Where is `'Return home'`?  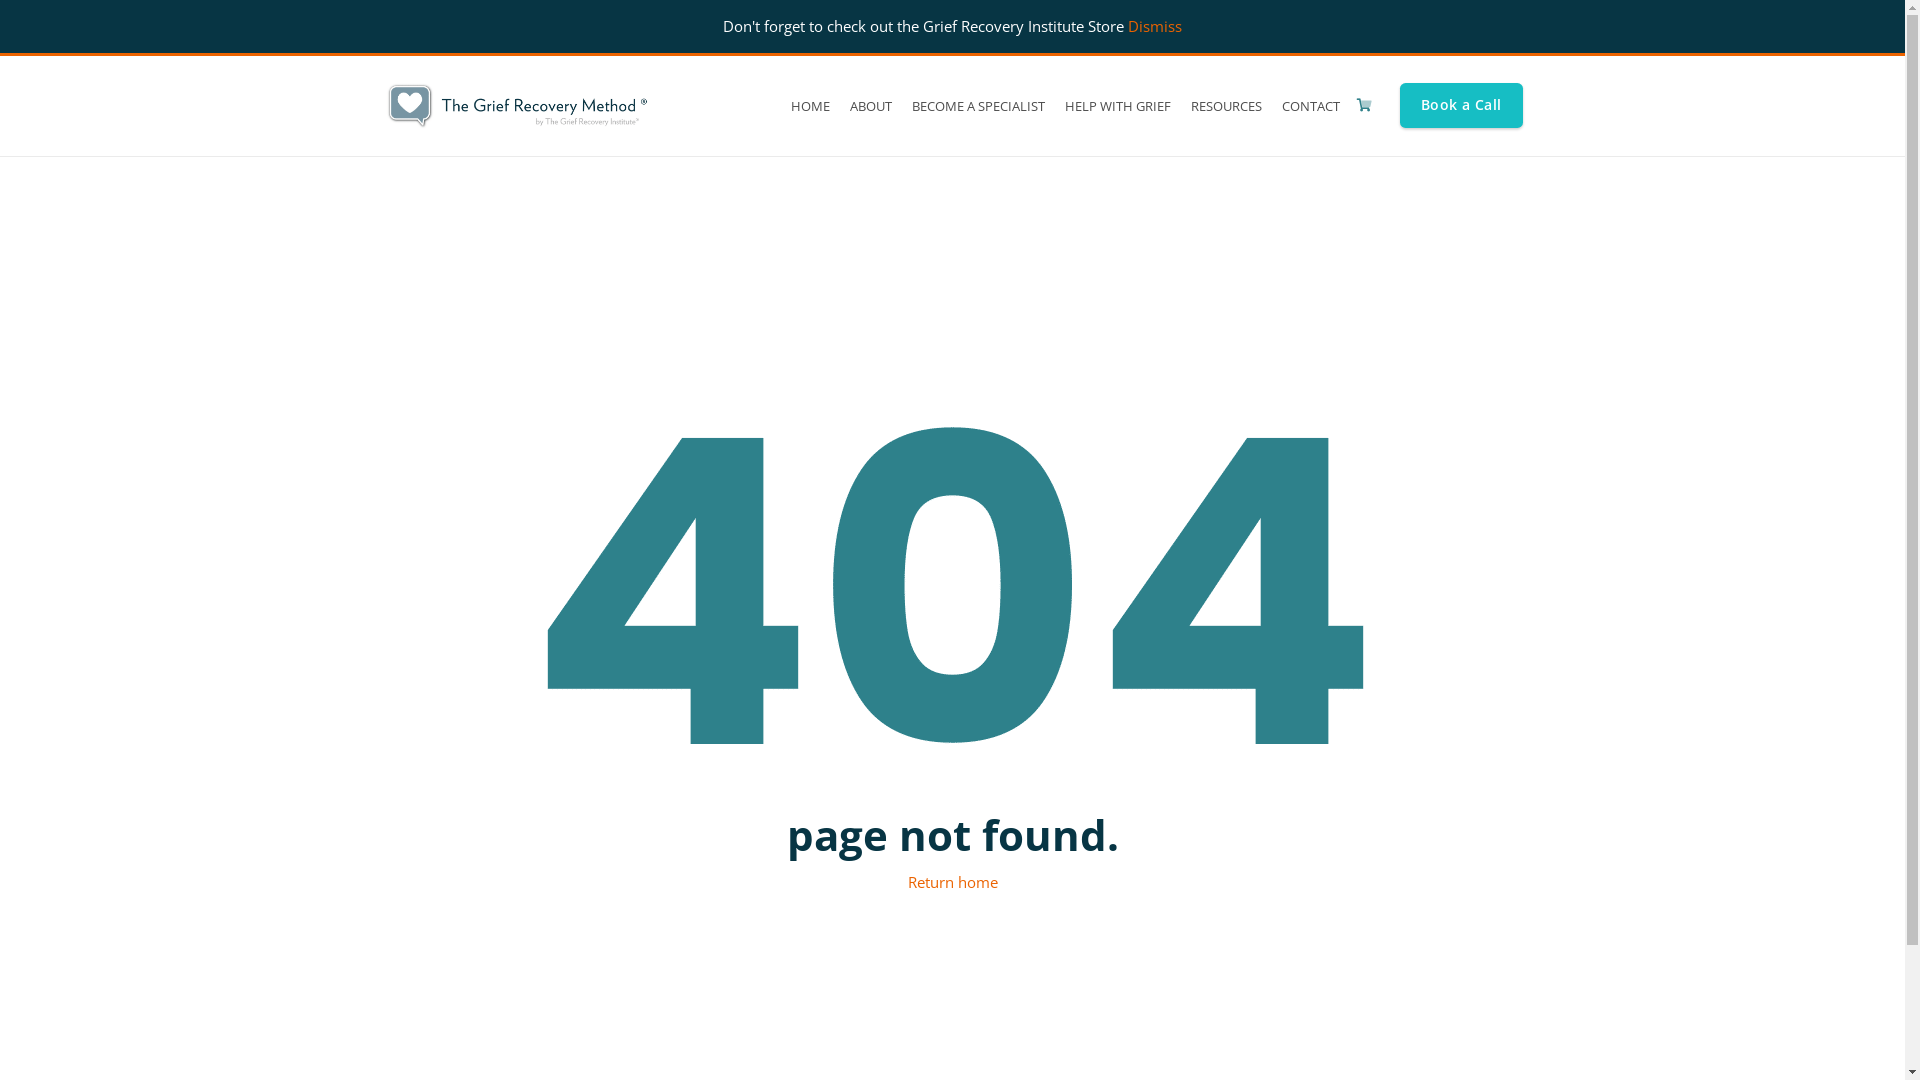
'Return home' is located at coordinates (952, 881).